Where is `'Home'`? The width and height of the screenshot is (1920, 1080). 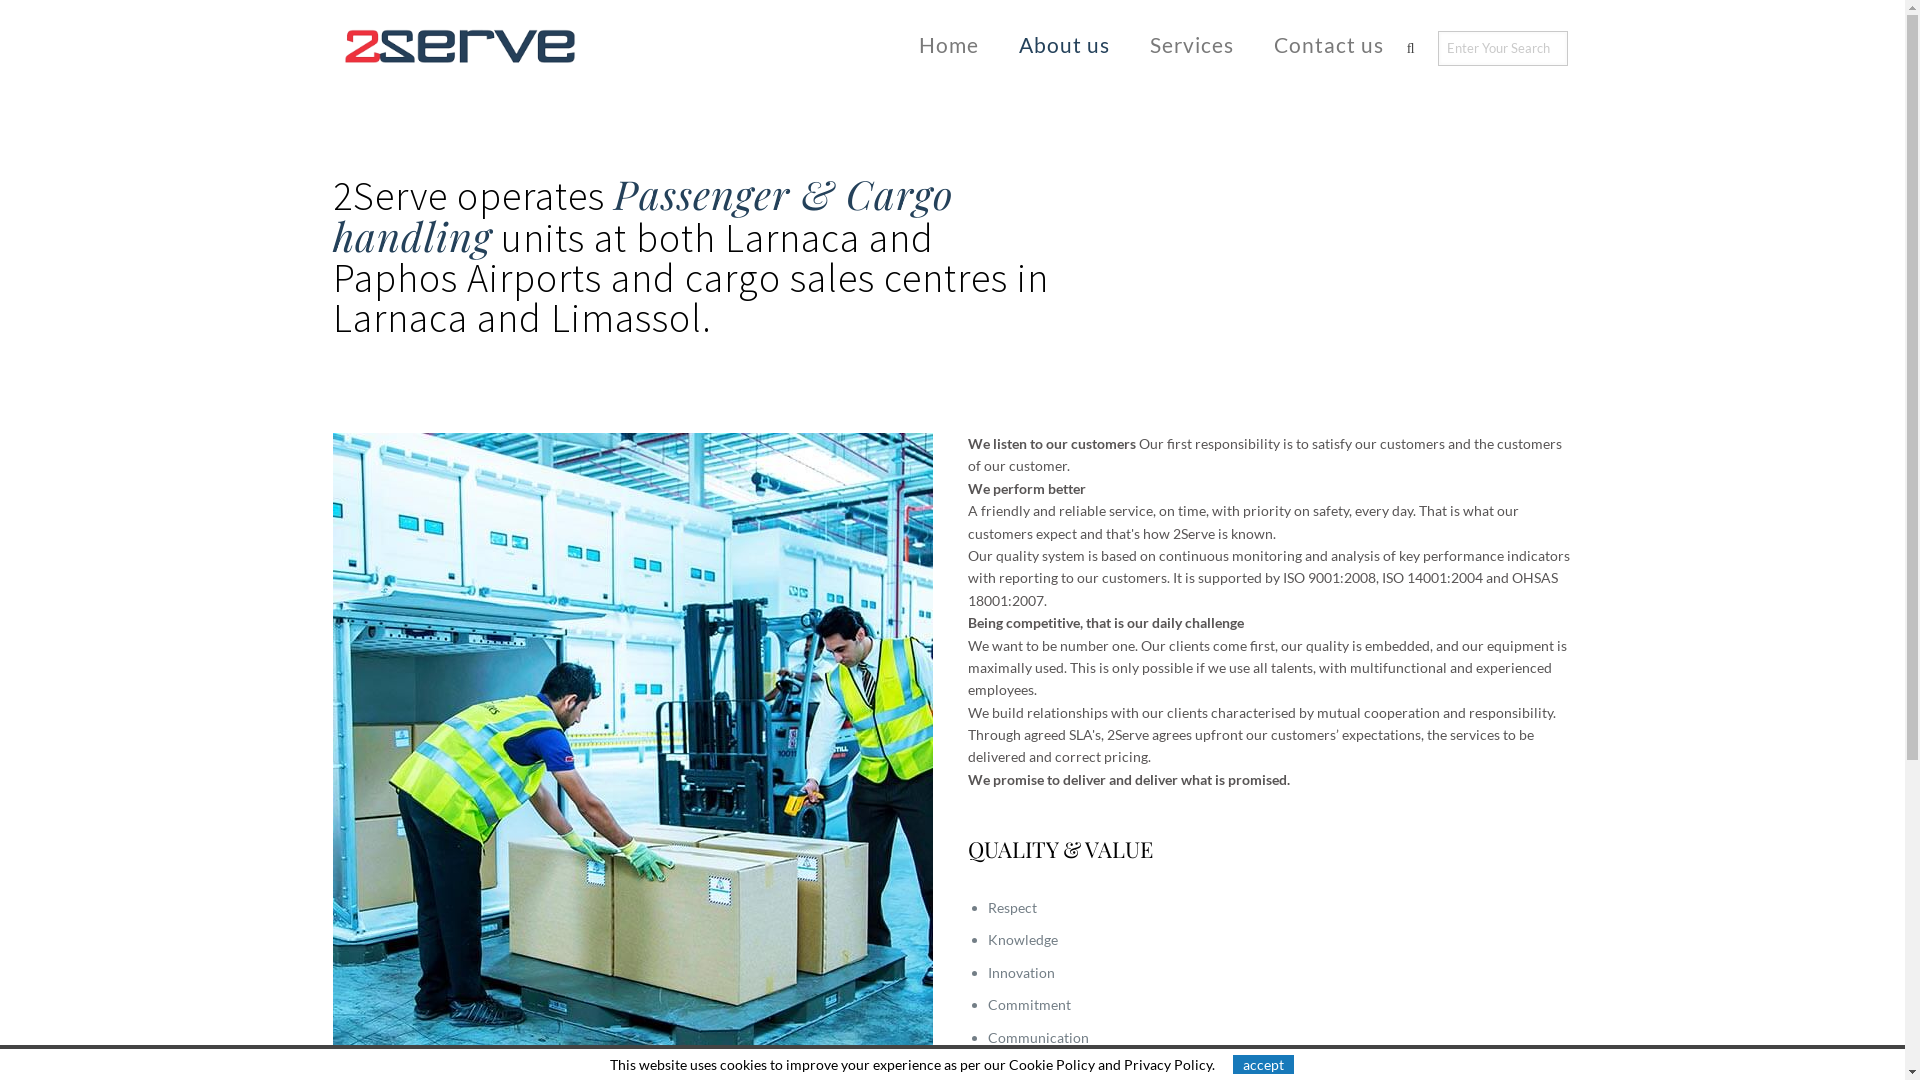
'Home' is located at coordinates (948, 44).